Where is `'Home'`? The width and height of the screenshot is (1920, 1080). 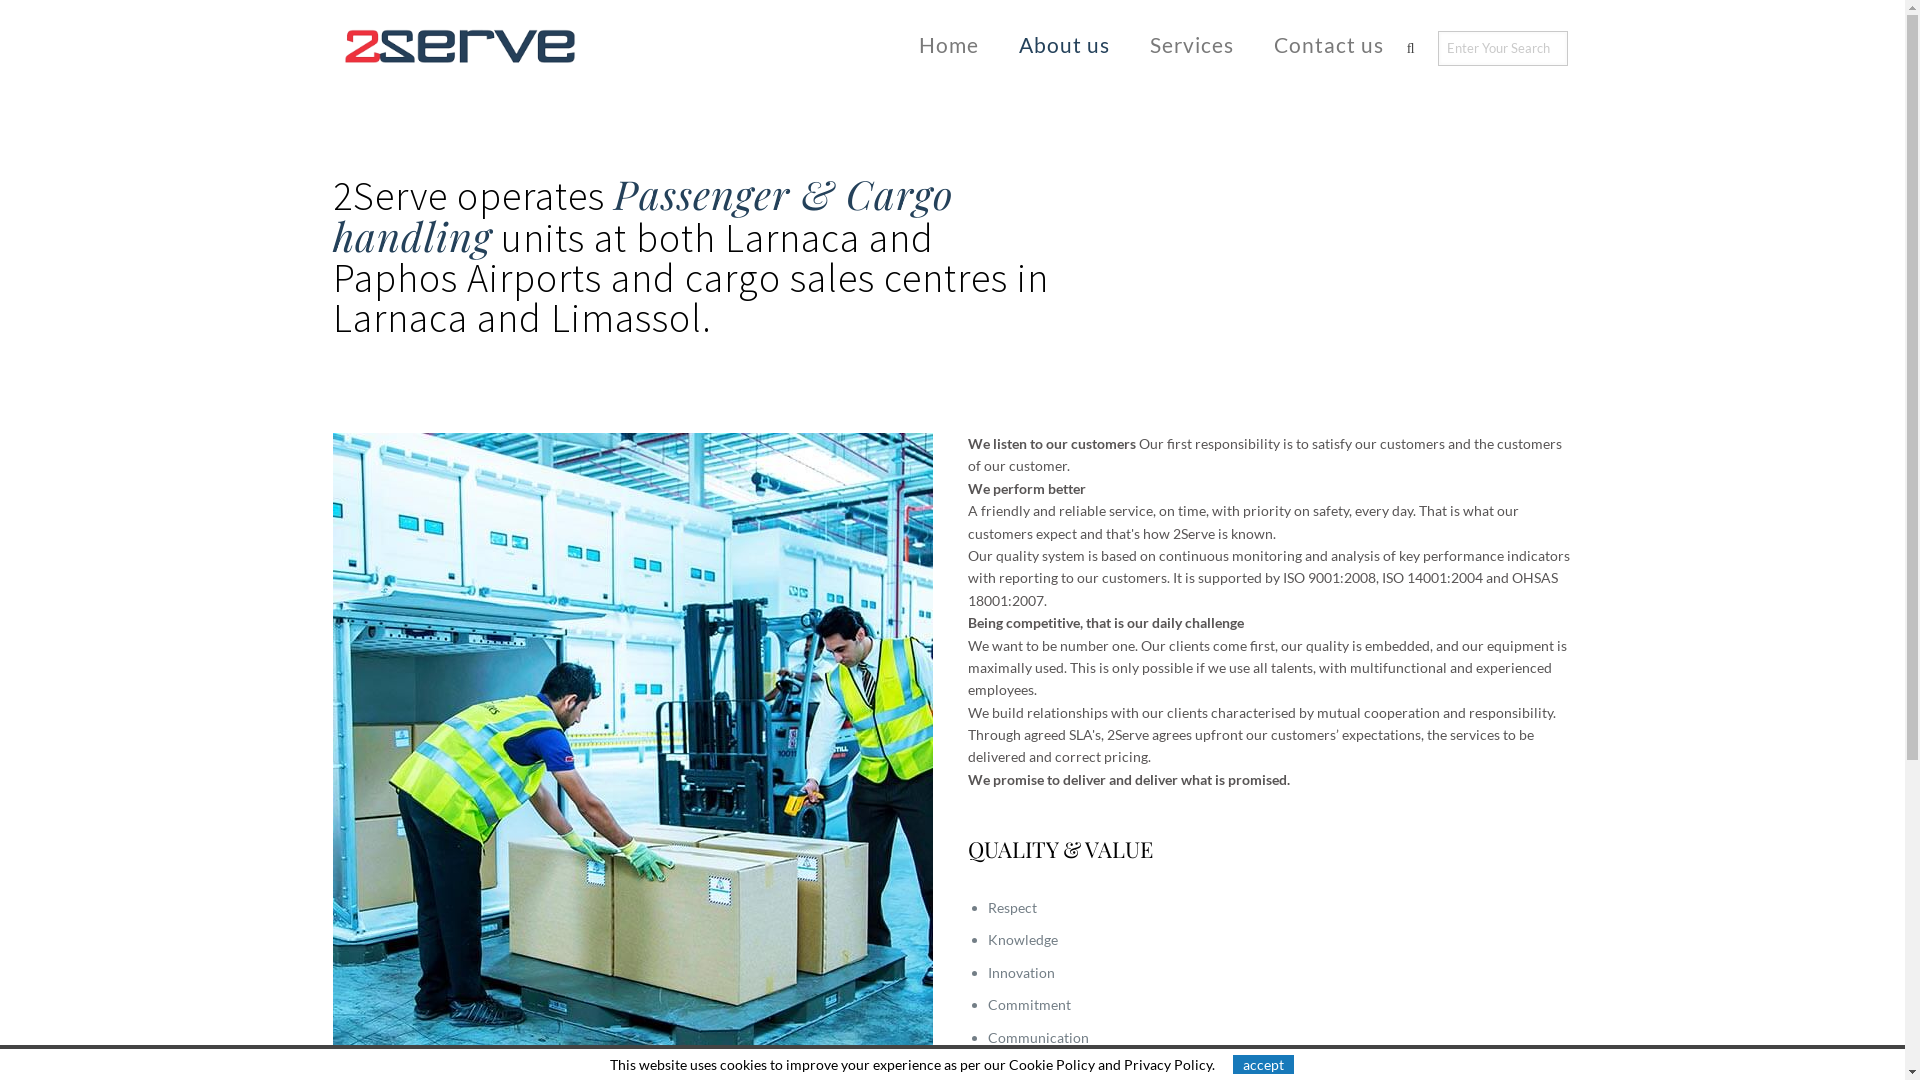
'Home' is located at coordinates (948, 44).